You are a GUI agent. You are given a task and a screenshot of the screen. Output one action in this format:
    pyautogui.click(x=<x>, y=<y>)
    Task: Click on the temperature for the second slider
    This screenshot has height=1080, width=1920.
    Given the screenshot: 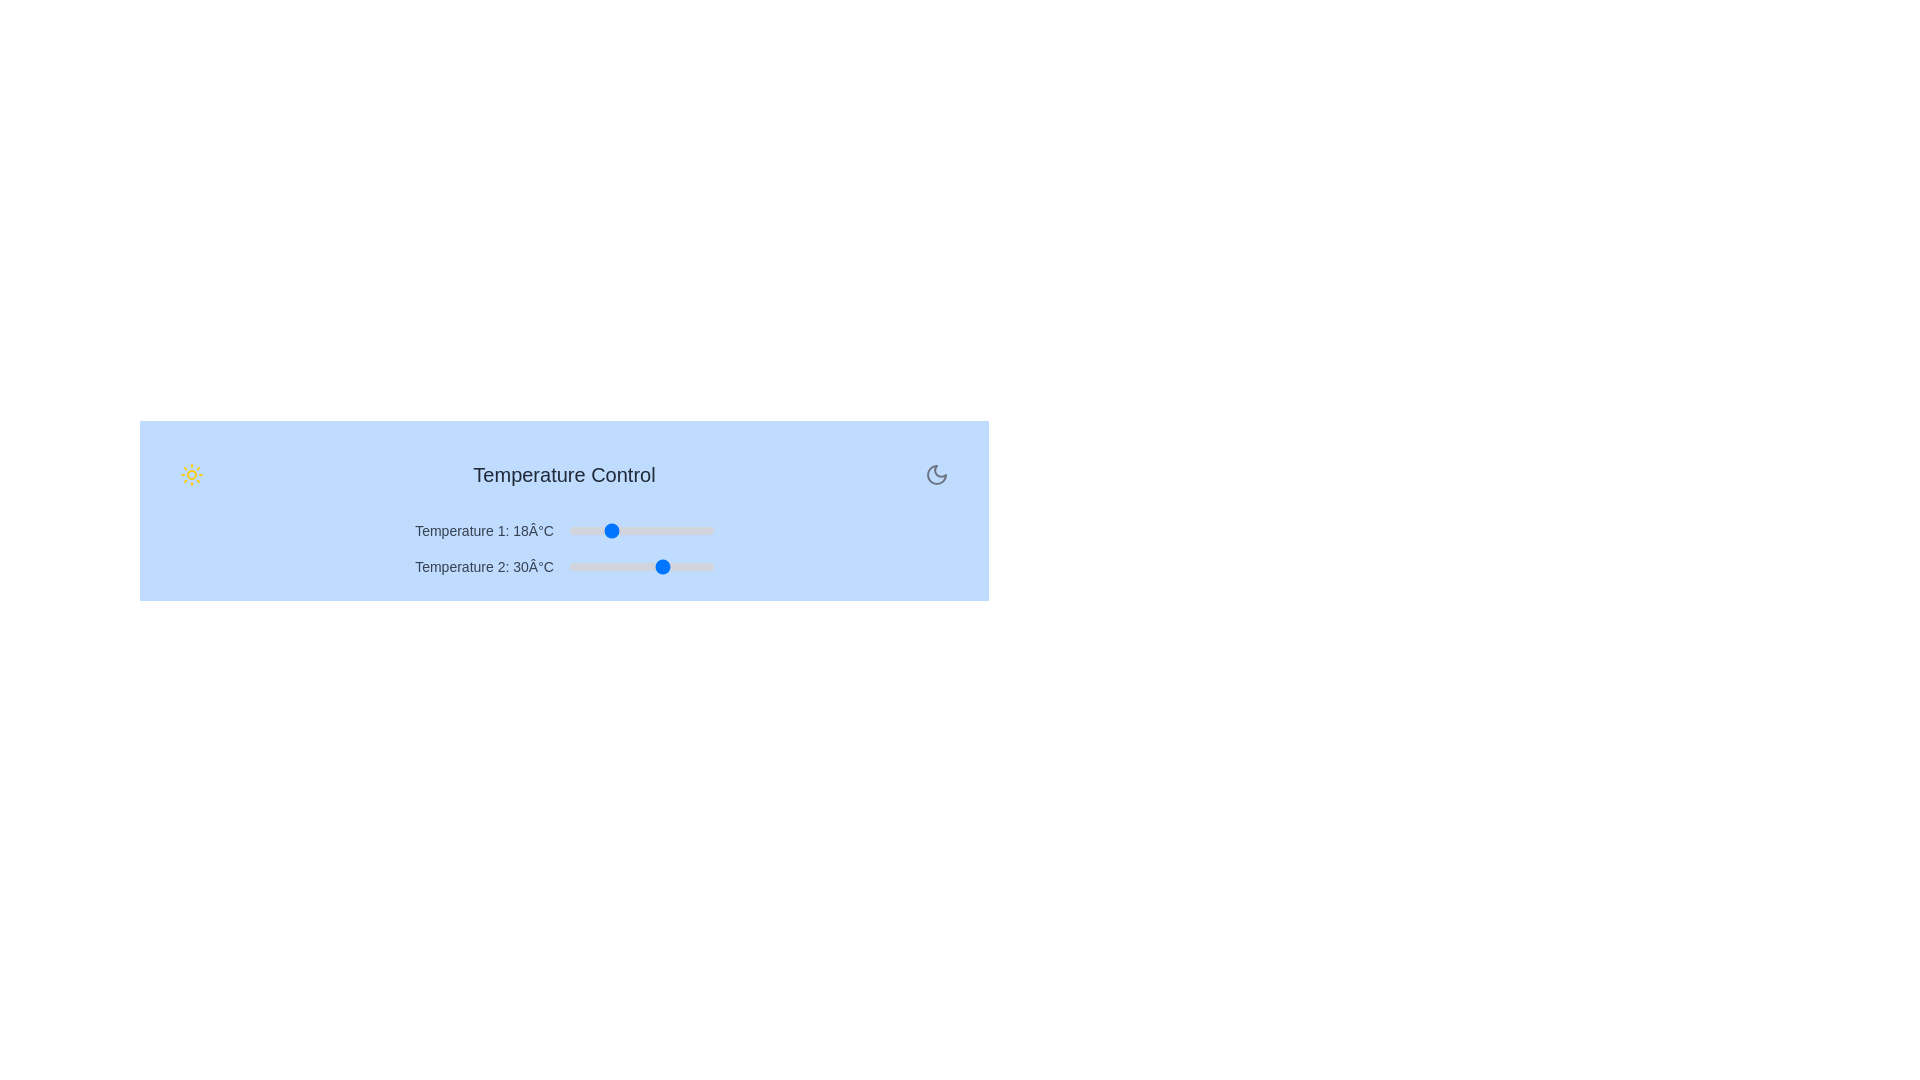 What is the action you would take?
    pyautogui.click(x=626, y=567)
    